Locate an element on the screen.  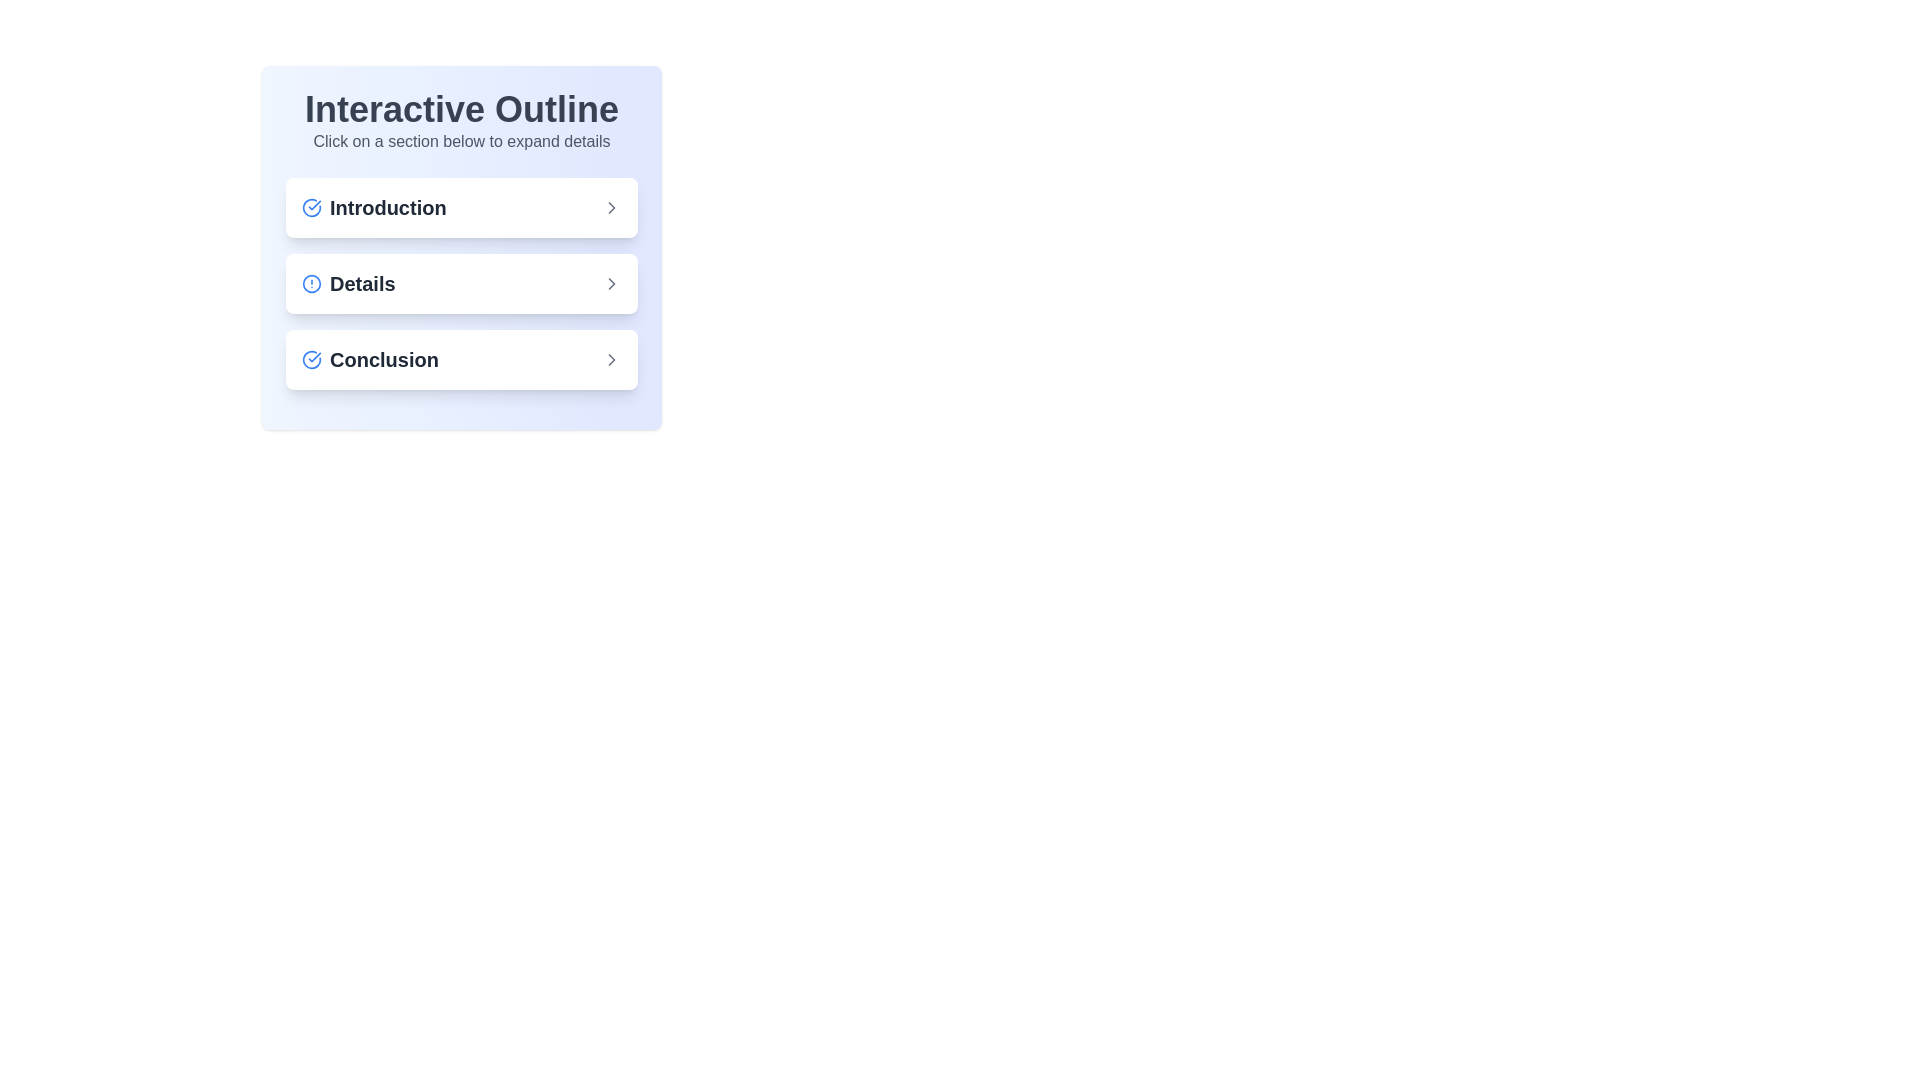
the Chevron icon is located at coordinates (610, 358).